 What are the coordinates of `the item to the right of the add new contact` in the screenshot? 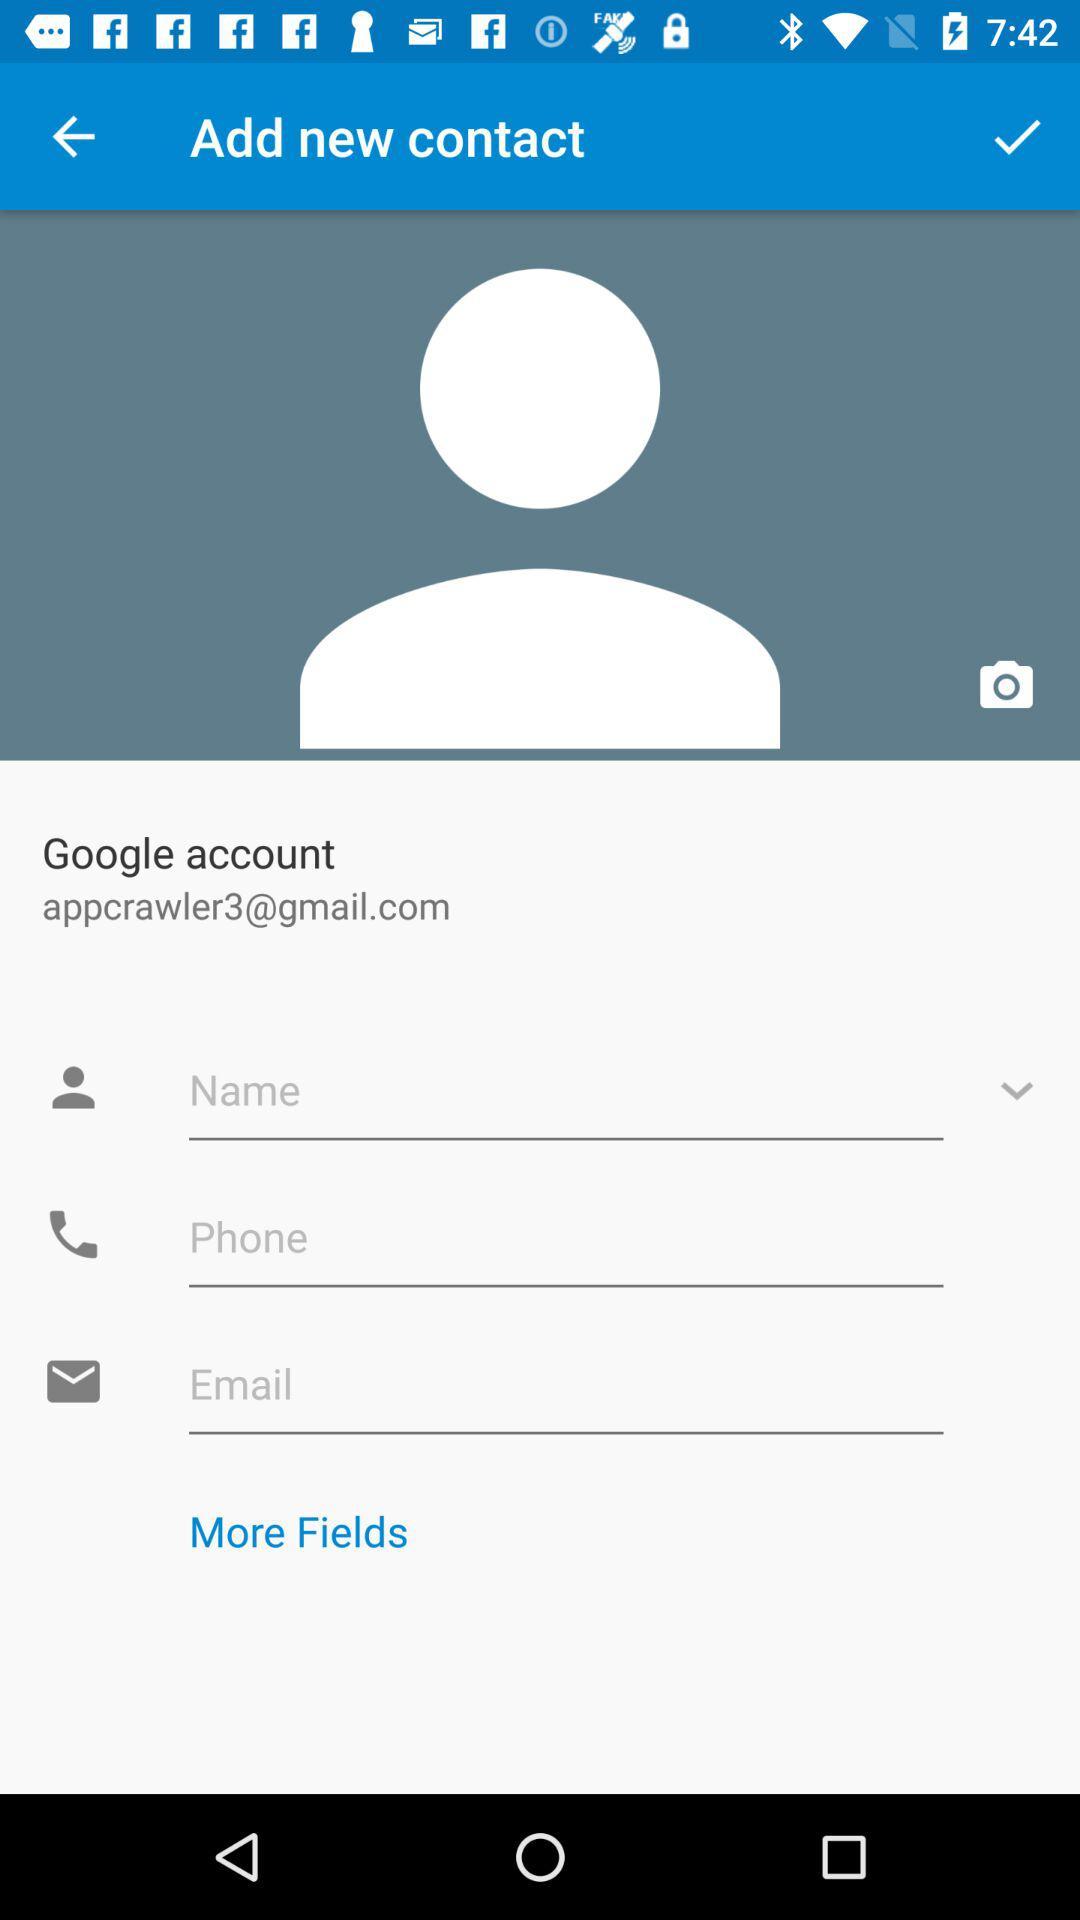 It's located at (1017, 135).